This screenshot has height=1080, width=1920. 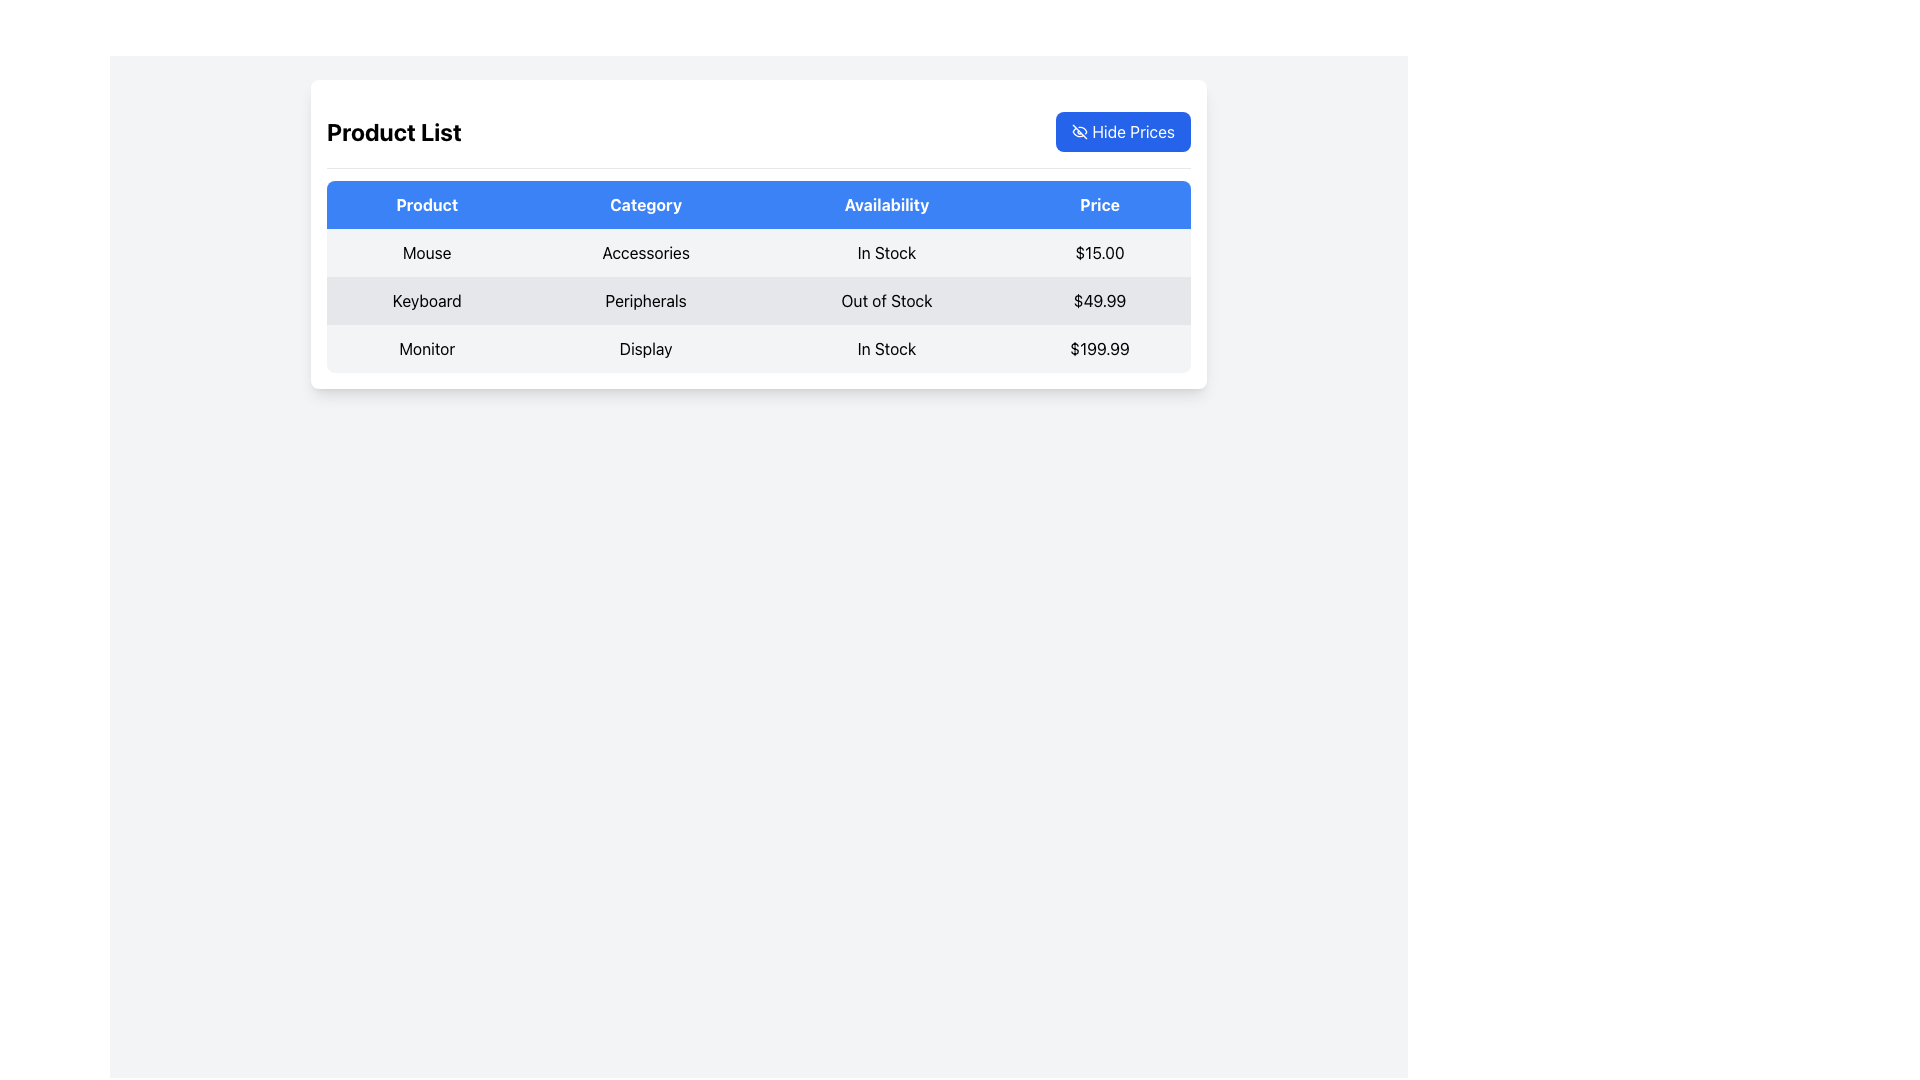 I want to click on the 'Product List' text label, which is styled in bold and serves as the title of a section above a product list, so click(x=394, y=131).